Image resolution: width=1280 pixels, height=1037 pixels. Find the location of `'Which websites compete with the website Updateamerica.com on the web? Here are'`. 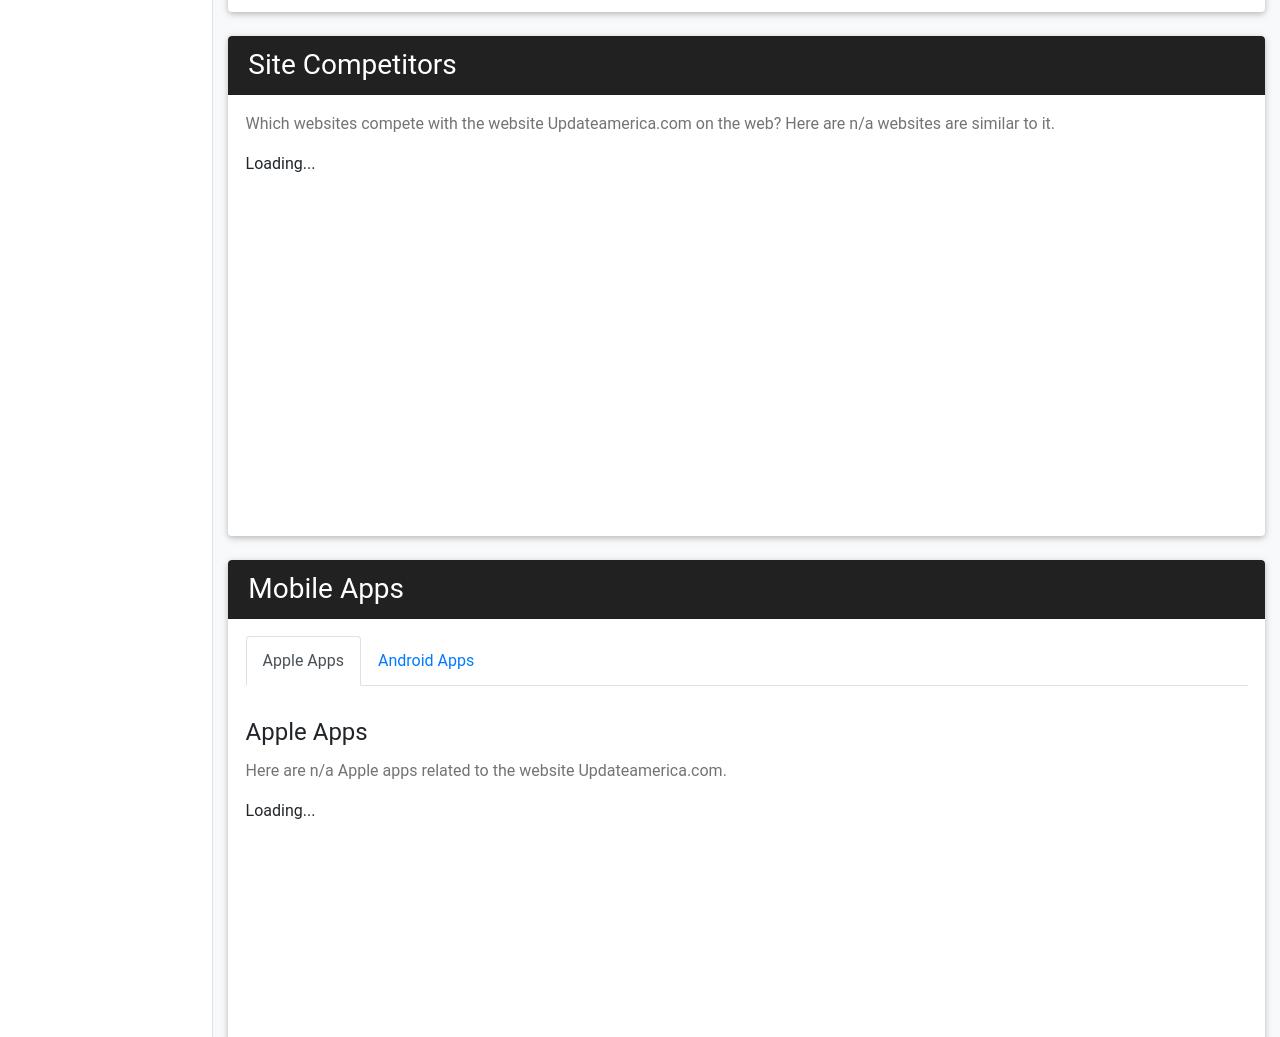

'Which websites compete with the website Updateamerica.com on the web? Here are' is located at coordinates (546, 122).